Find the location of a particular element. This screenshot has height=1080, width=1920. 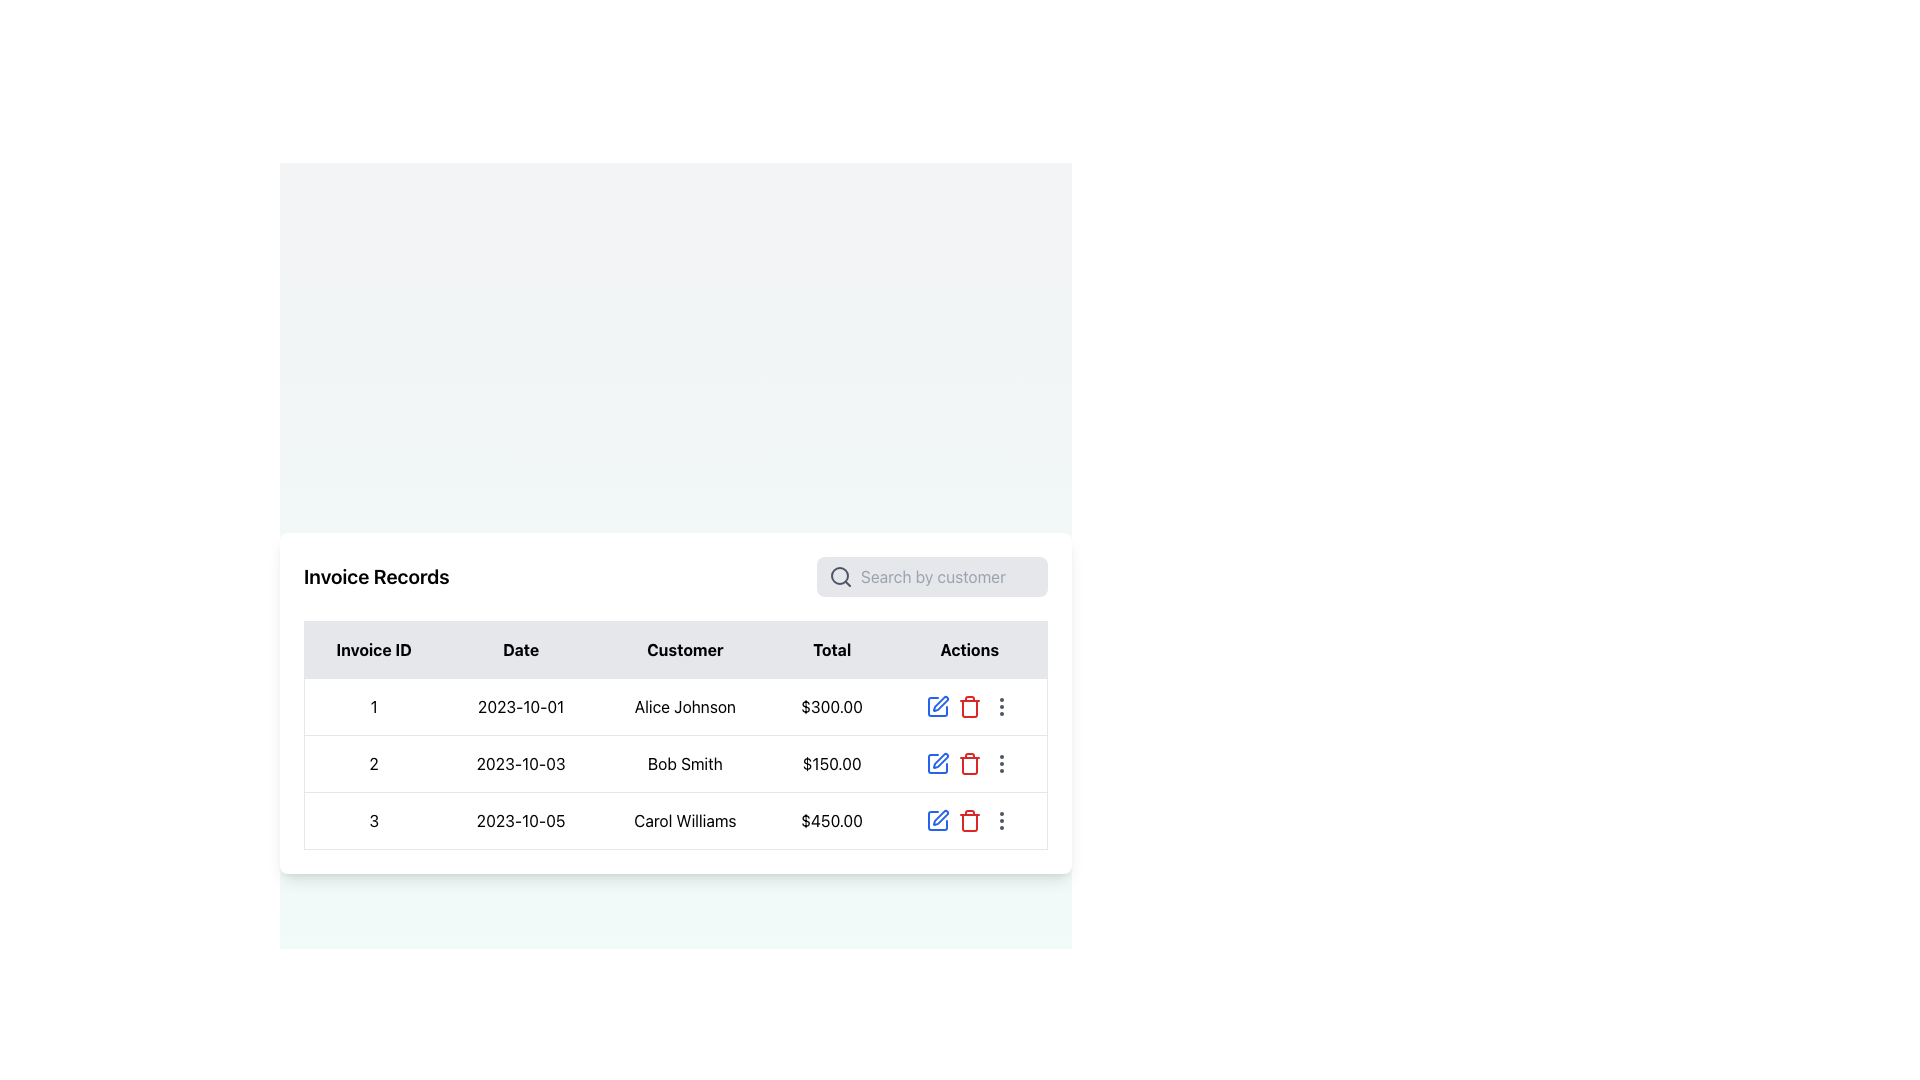

the primary circle of the magnifying glass icon located to the left of the search field in the top-right section of the table header is located at coordinates (840, 574).